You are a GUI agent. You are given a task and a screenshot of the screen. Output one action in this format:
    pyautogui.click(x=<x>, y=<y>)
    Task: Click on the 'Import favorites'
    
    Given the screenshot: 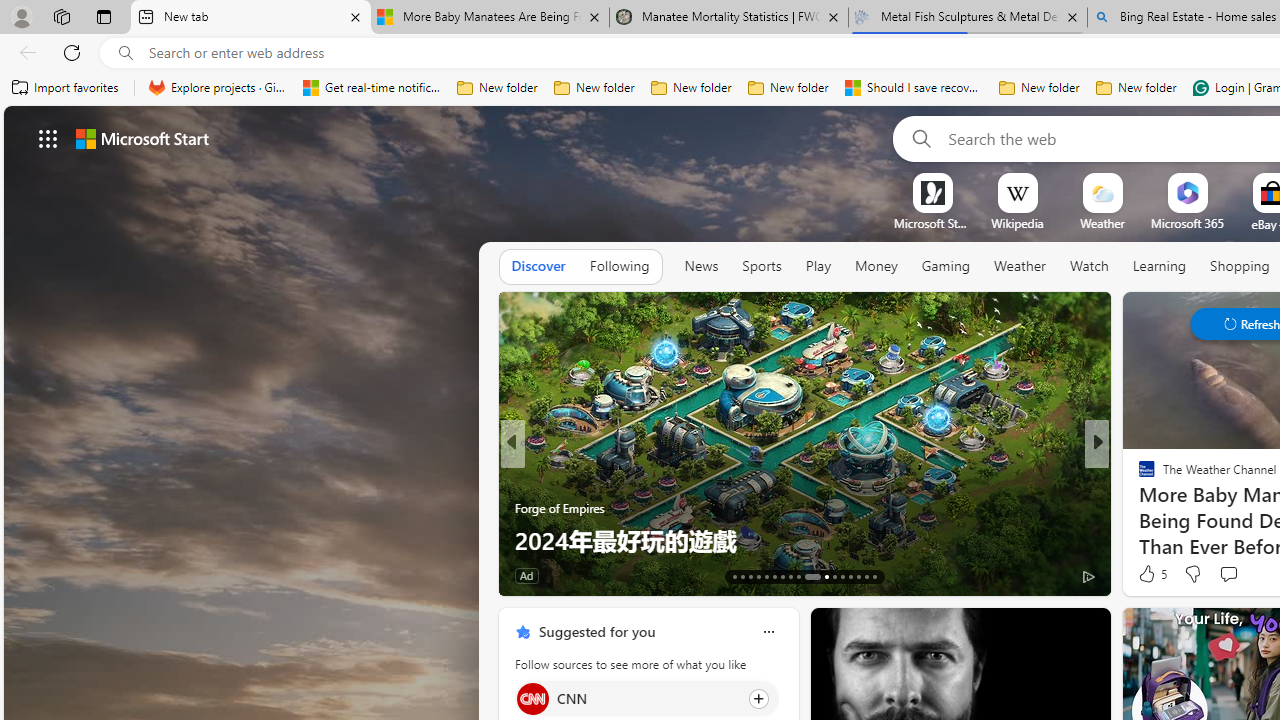 What is the action you would take?
    pyautogui.click(x=65, y=87)
    